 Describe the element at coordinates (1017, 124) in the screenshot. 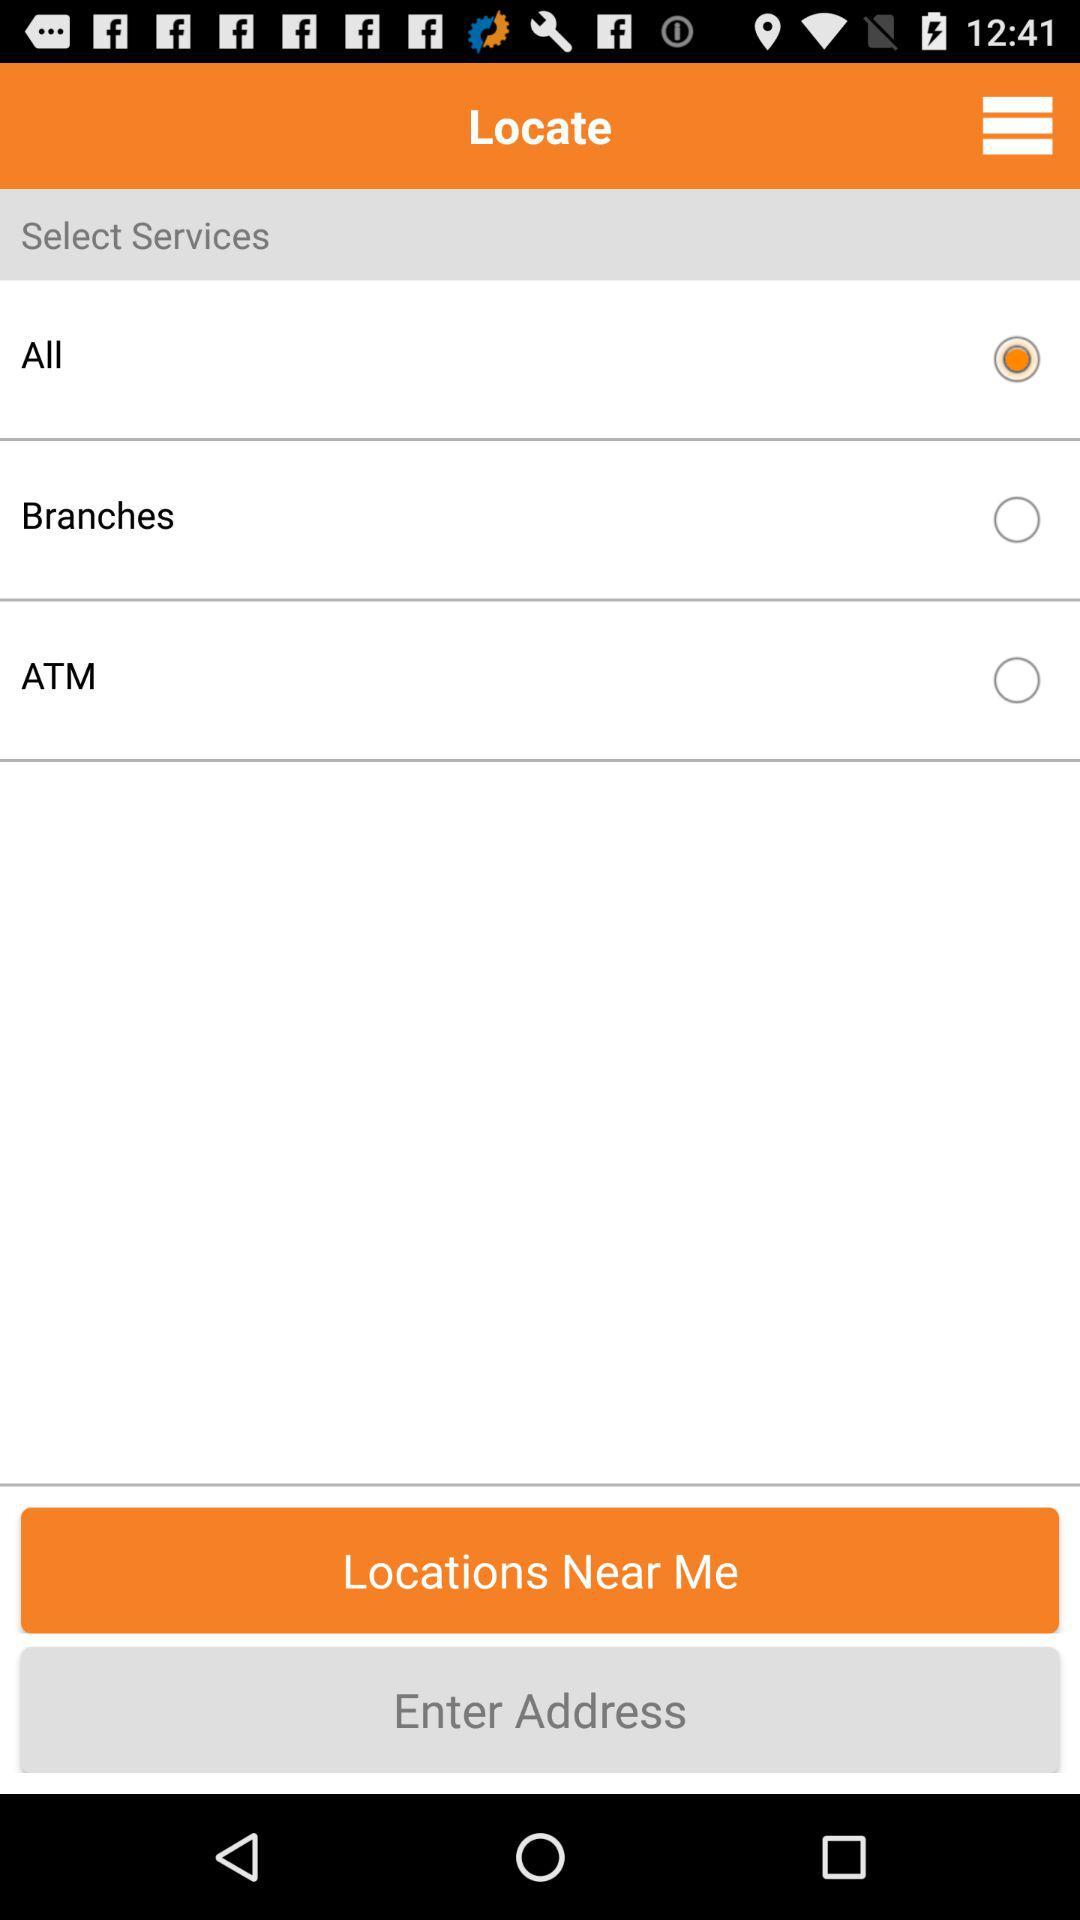

I see `show menu` at that location.